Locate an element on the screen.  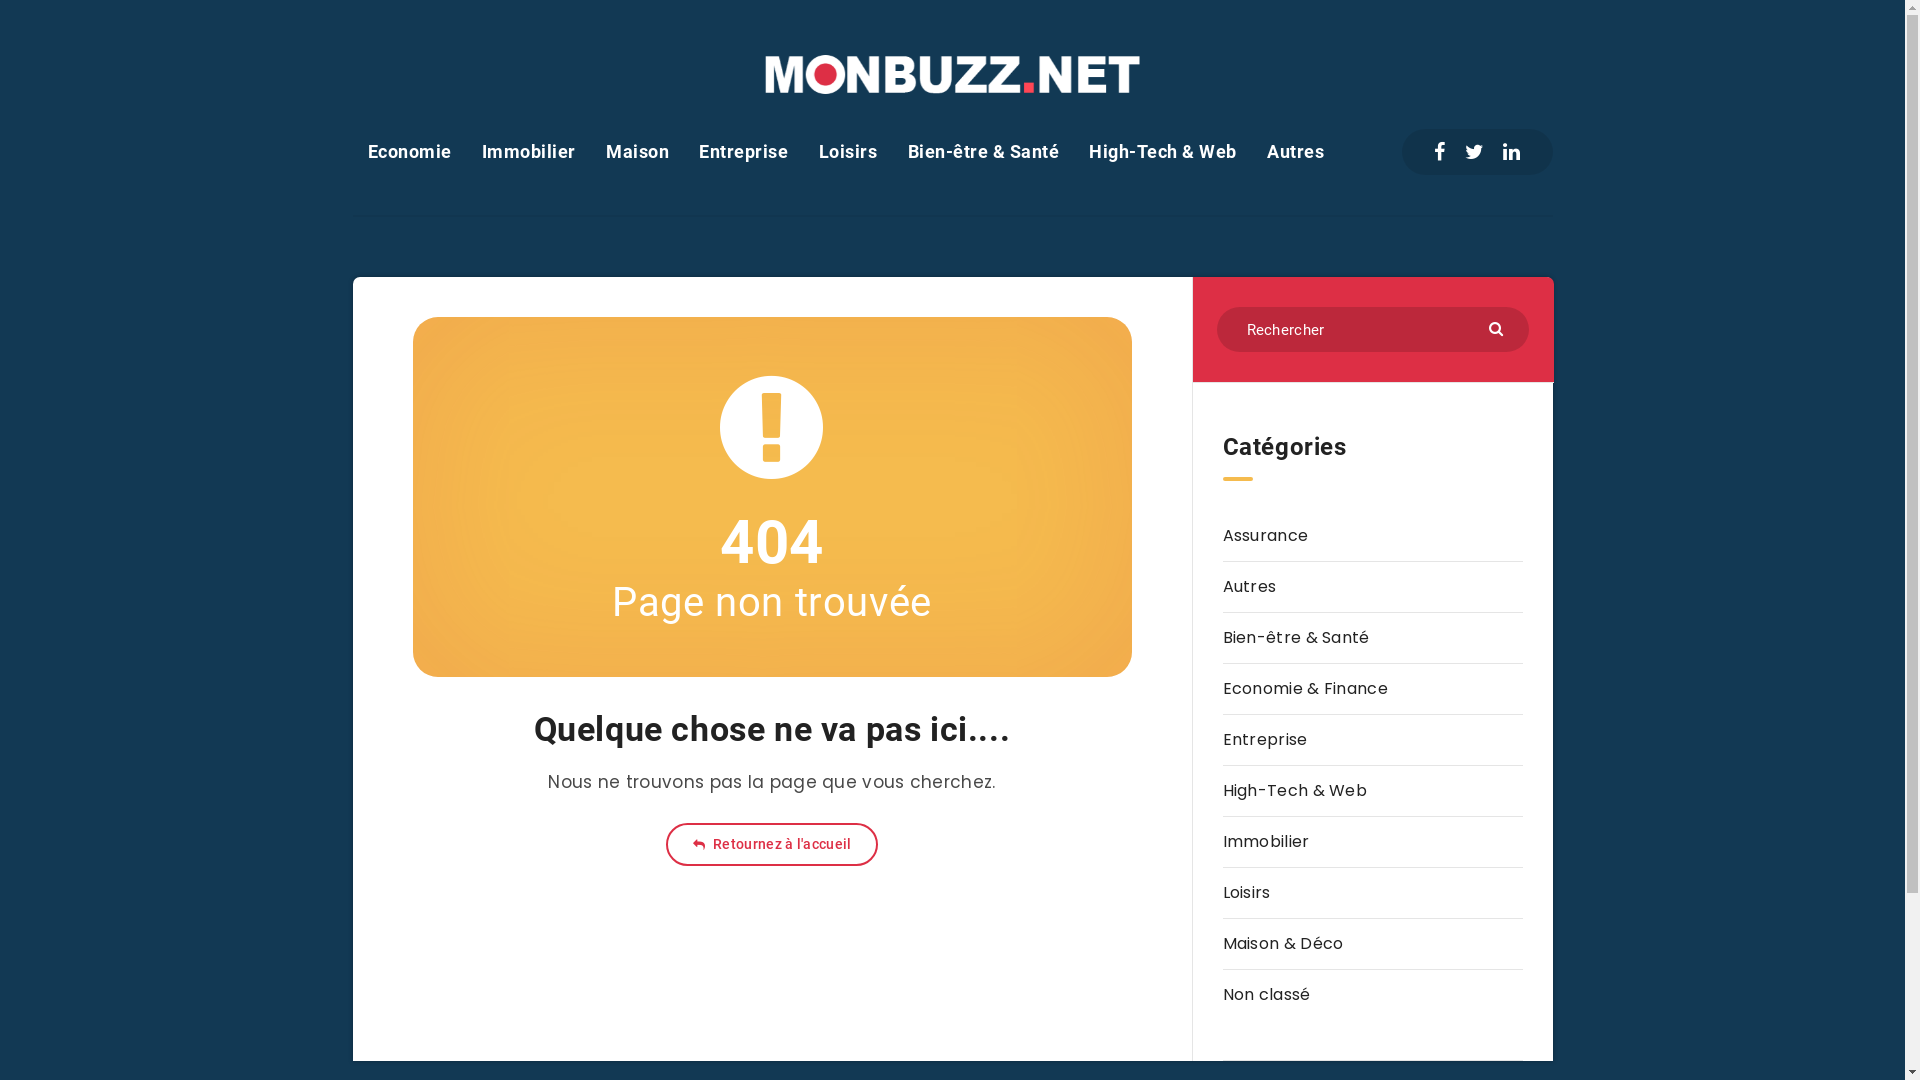
'Entreprise' is located at coordinates (1263, 740).